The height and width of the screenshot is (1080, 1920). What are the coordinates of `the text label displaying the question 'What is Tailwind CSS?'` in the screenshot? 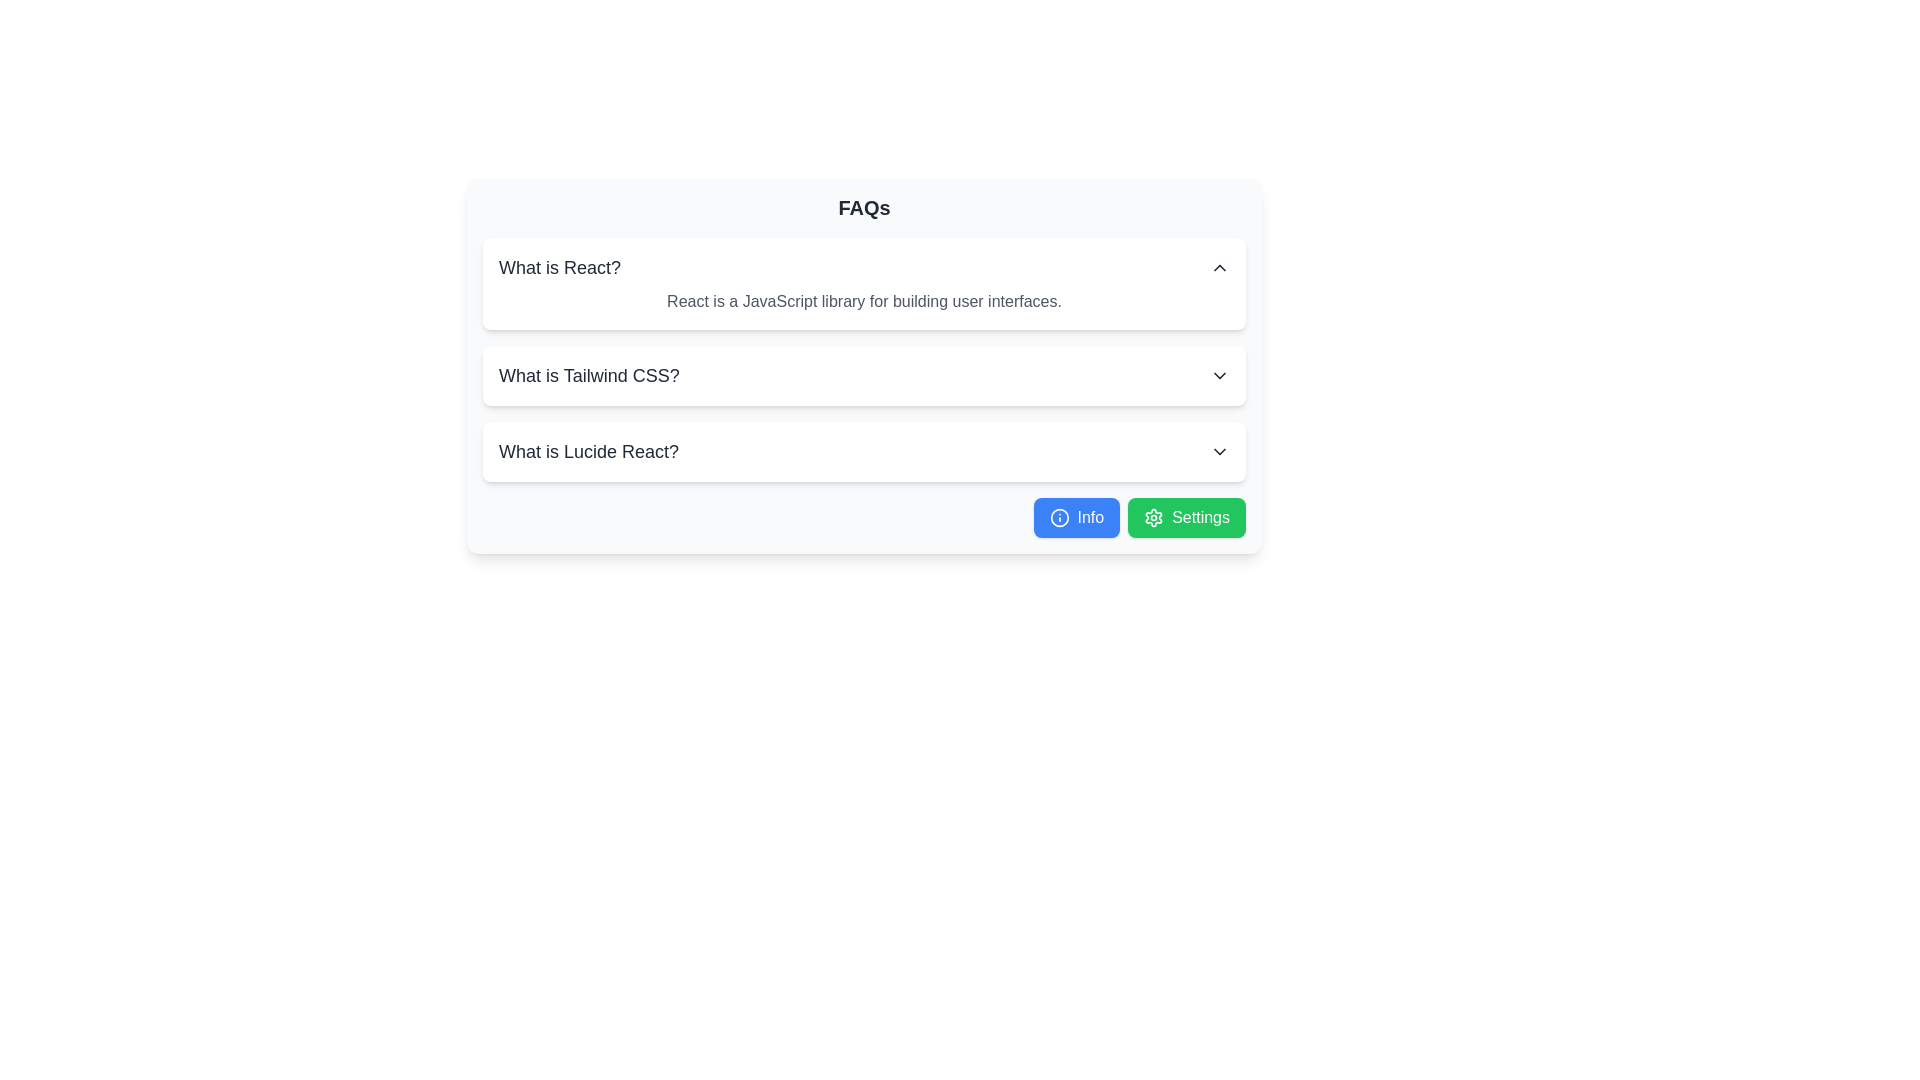 It's located at (588, 375).